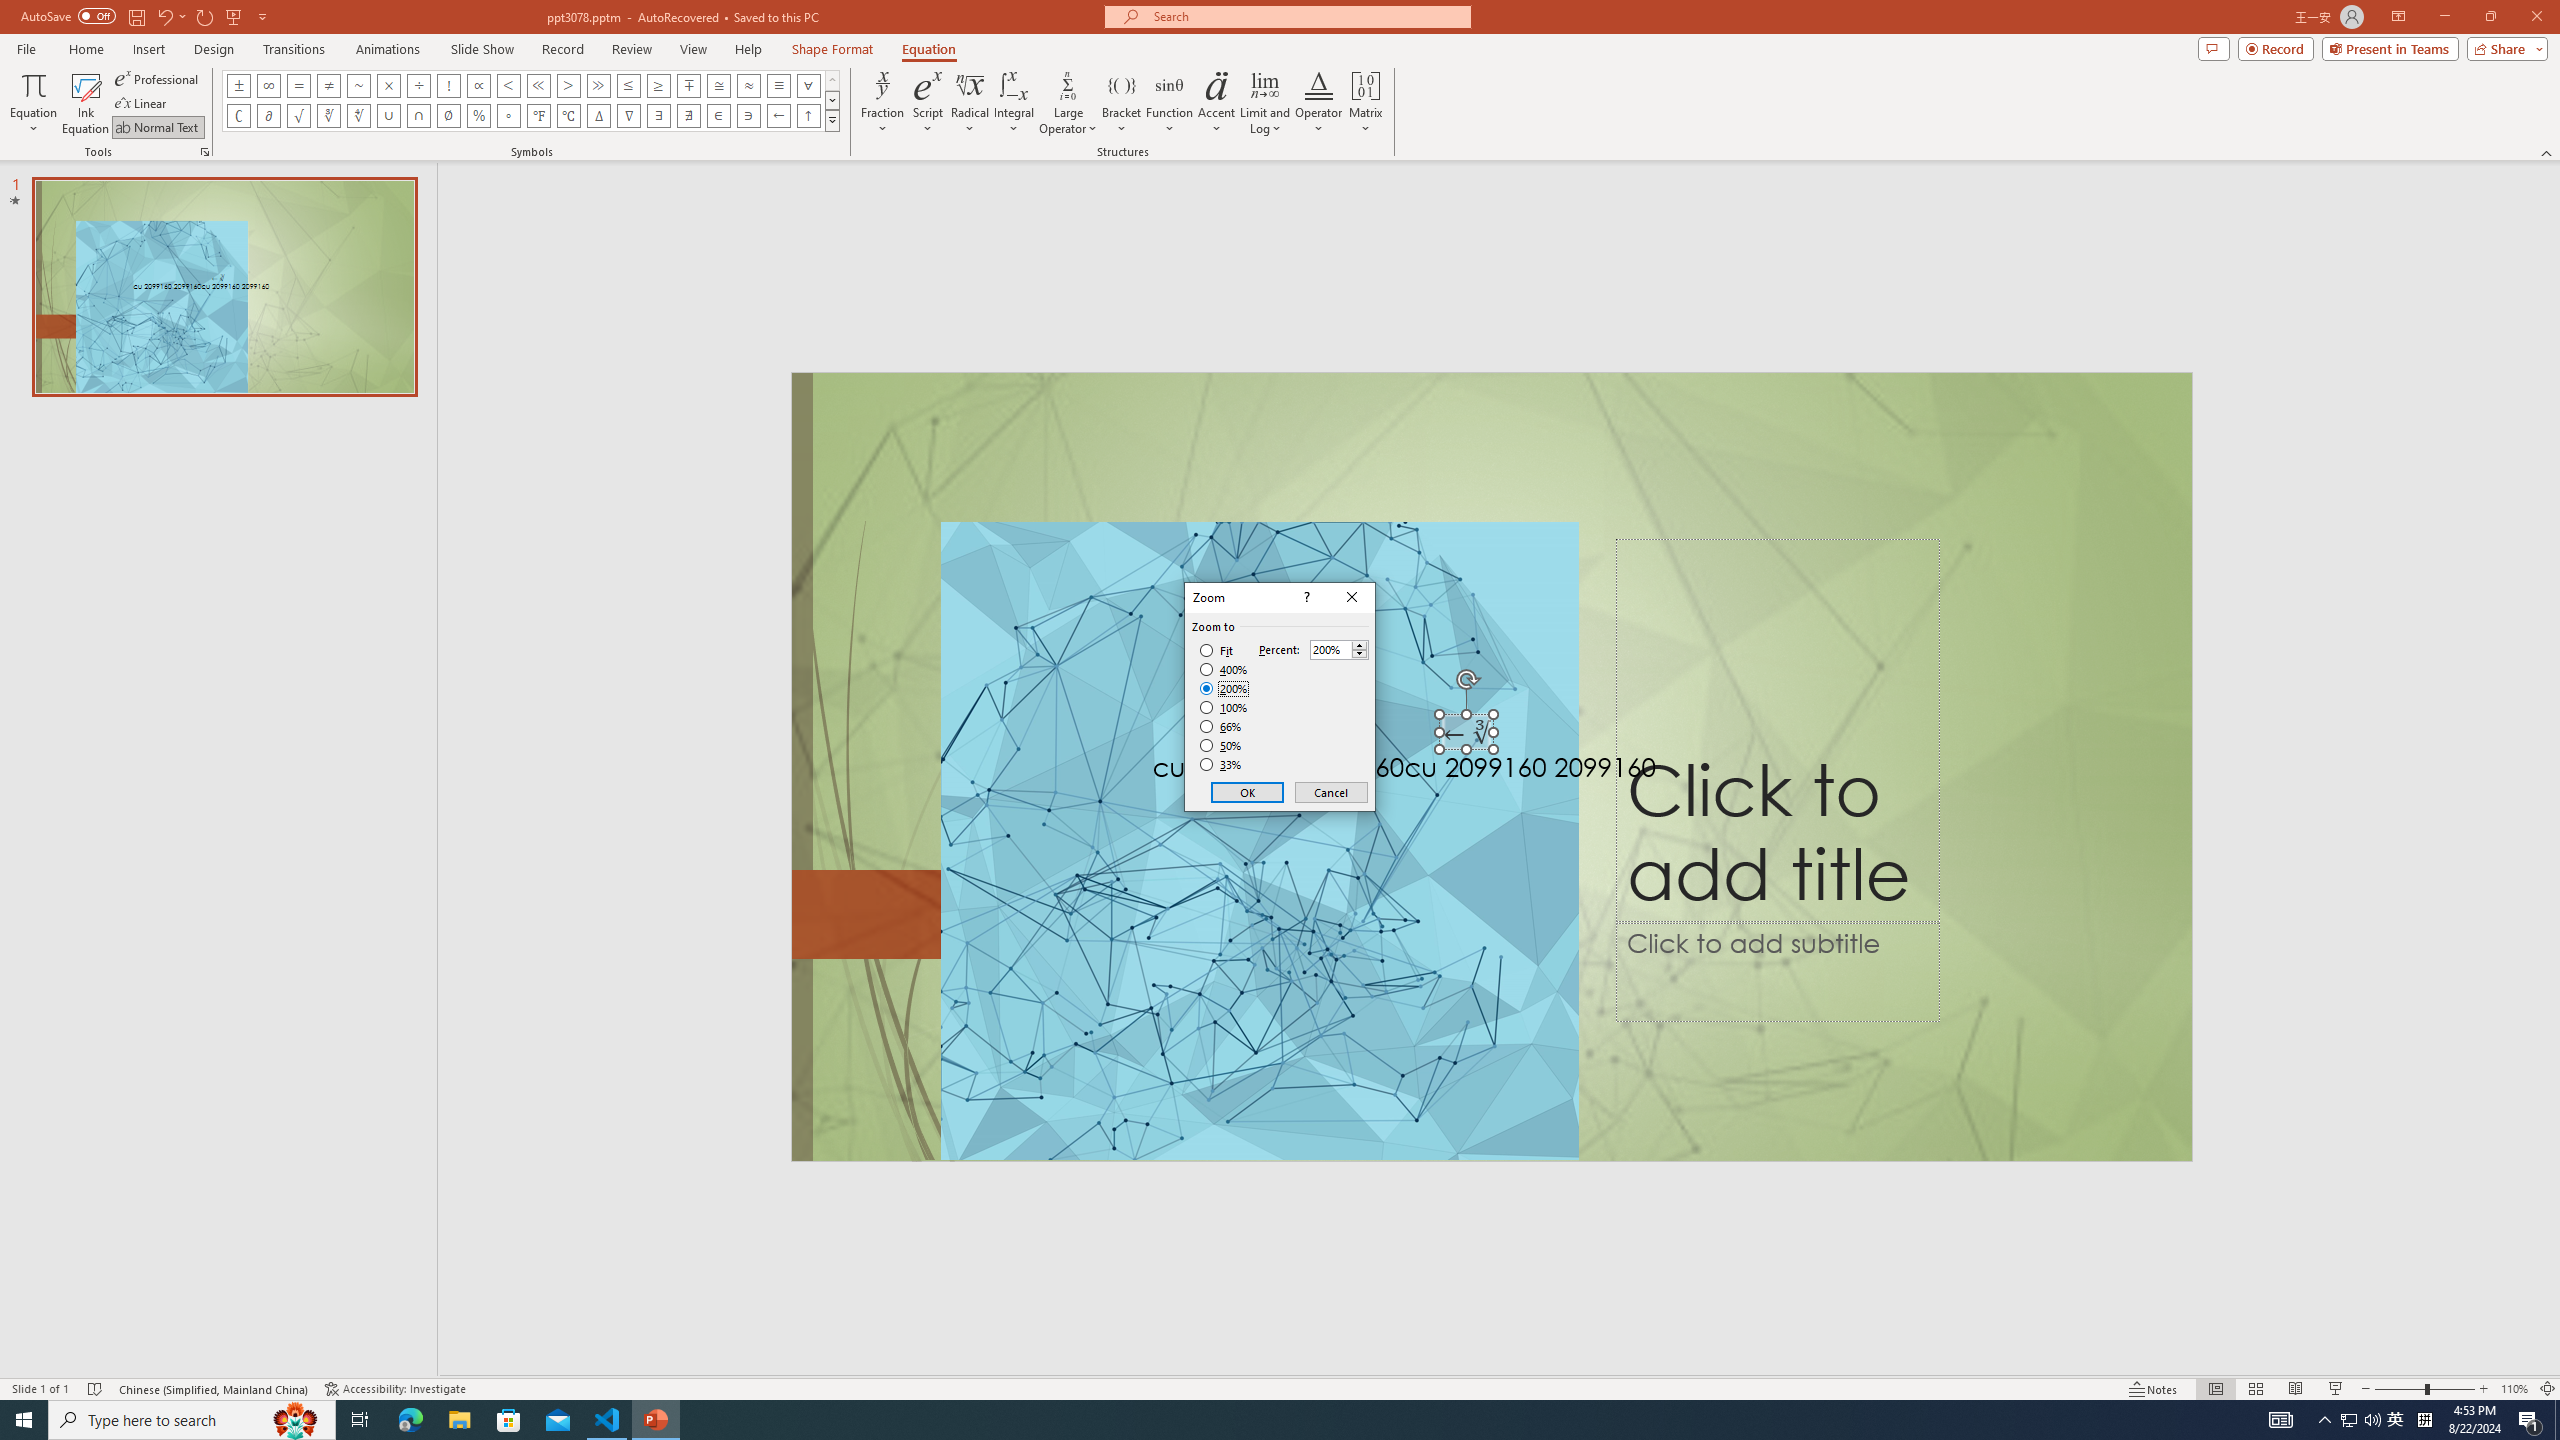 The image size is (2560, 1440). What do you see at coordinates (268, 84) in the screenshot?
I see `'Equation Symbol Infinity'` at bounding box center [268, 84].